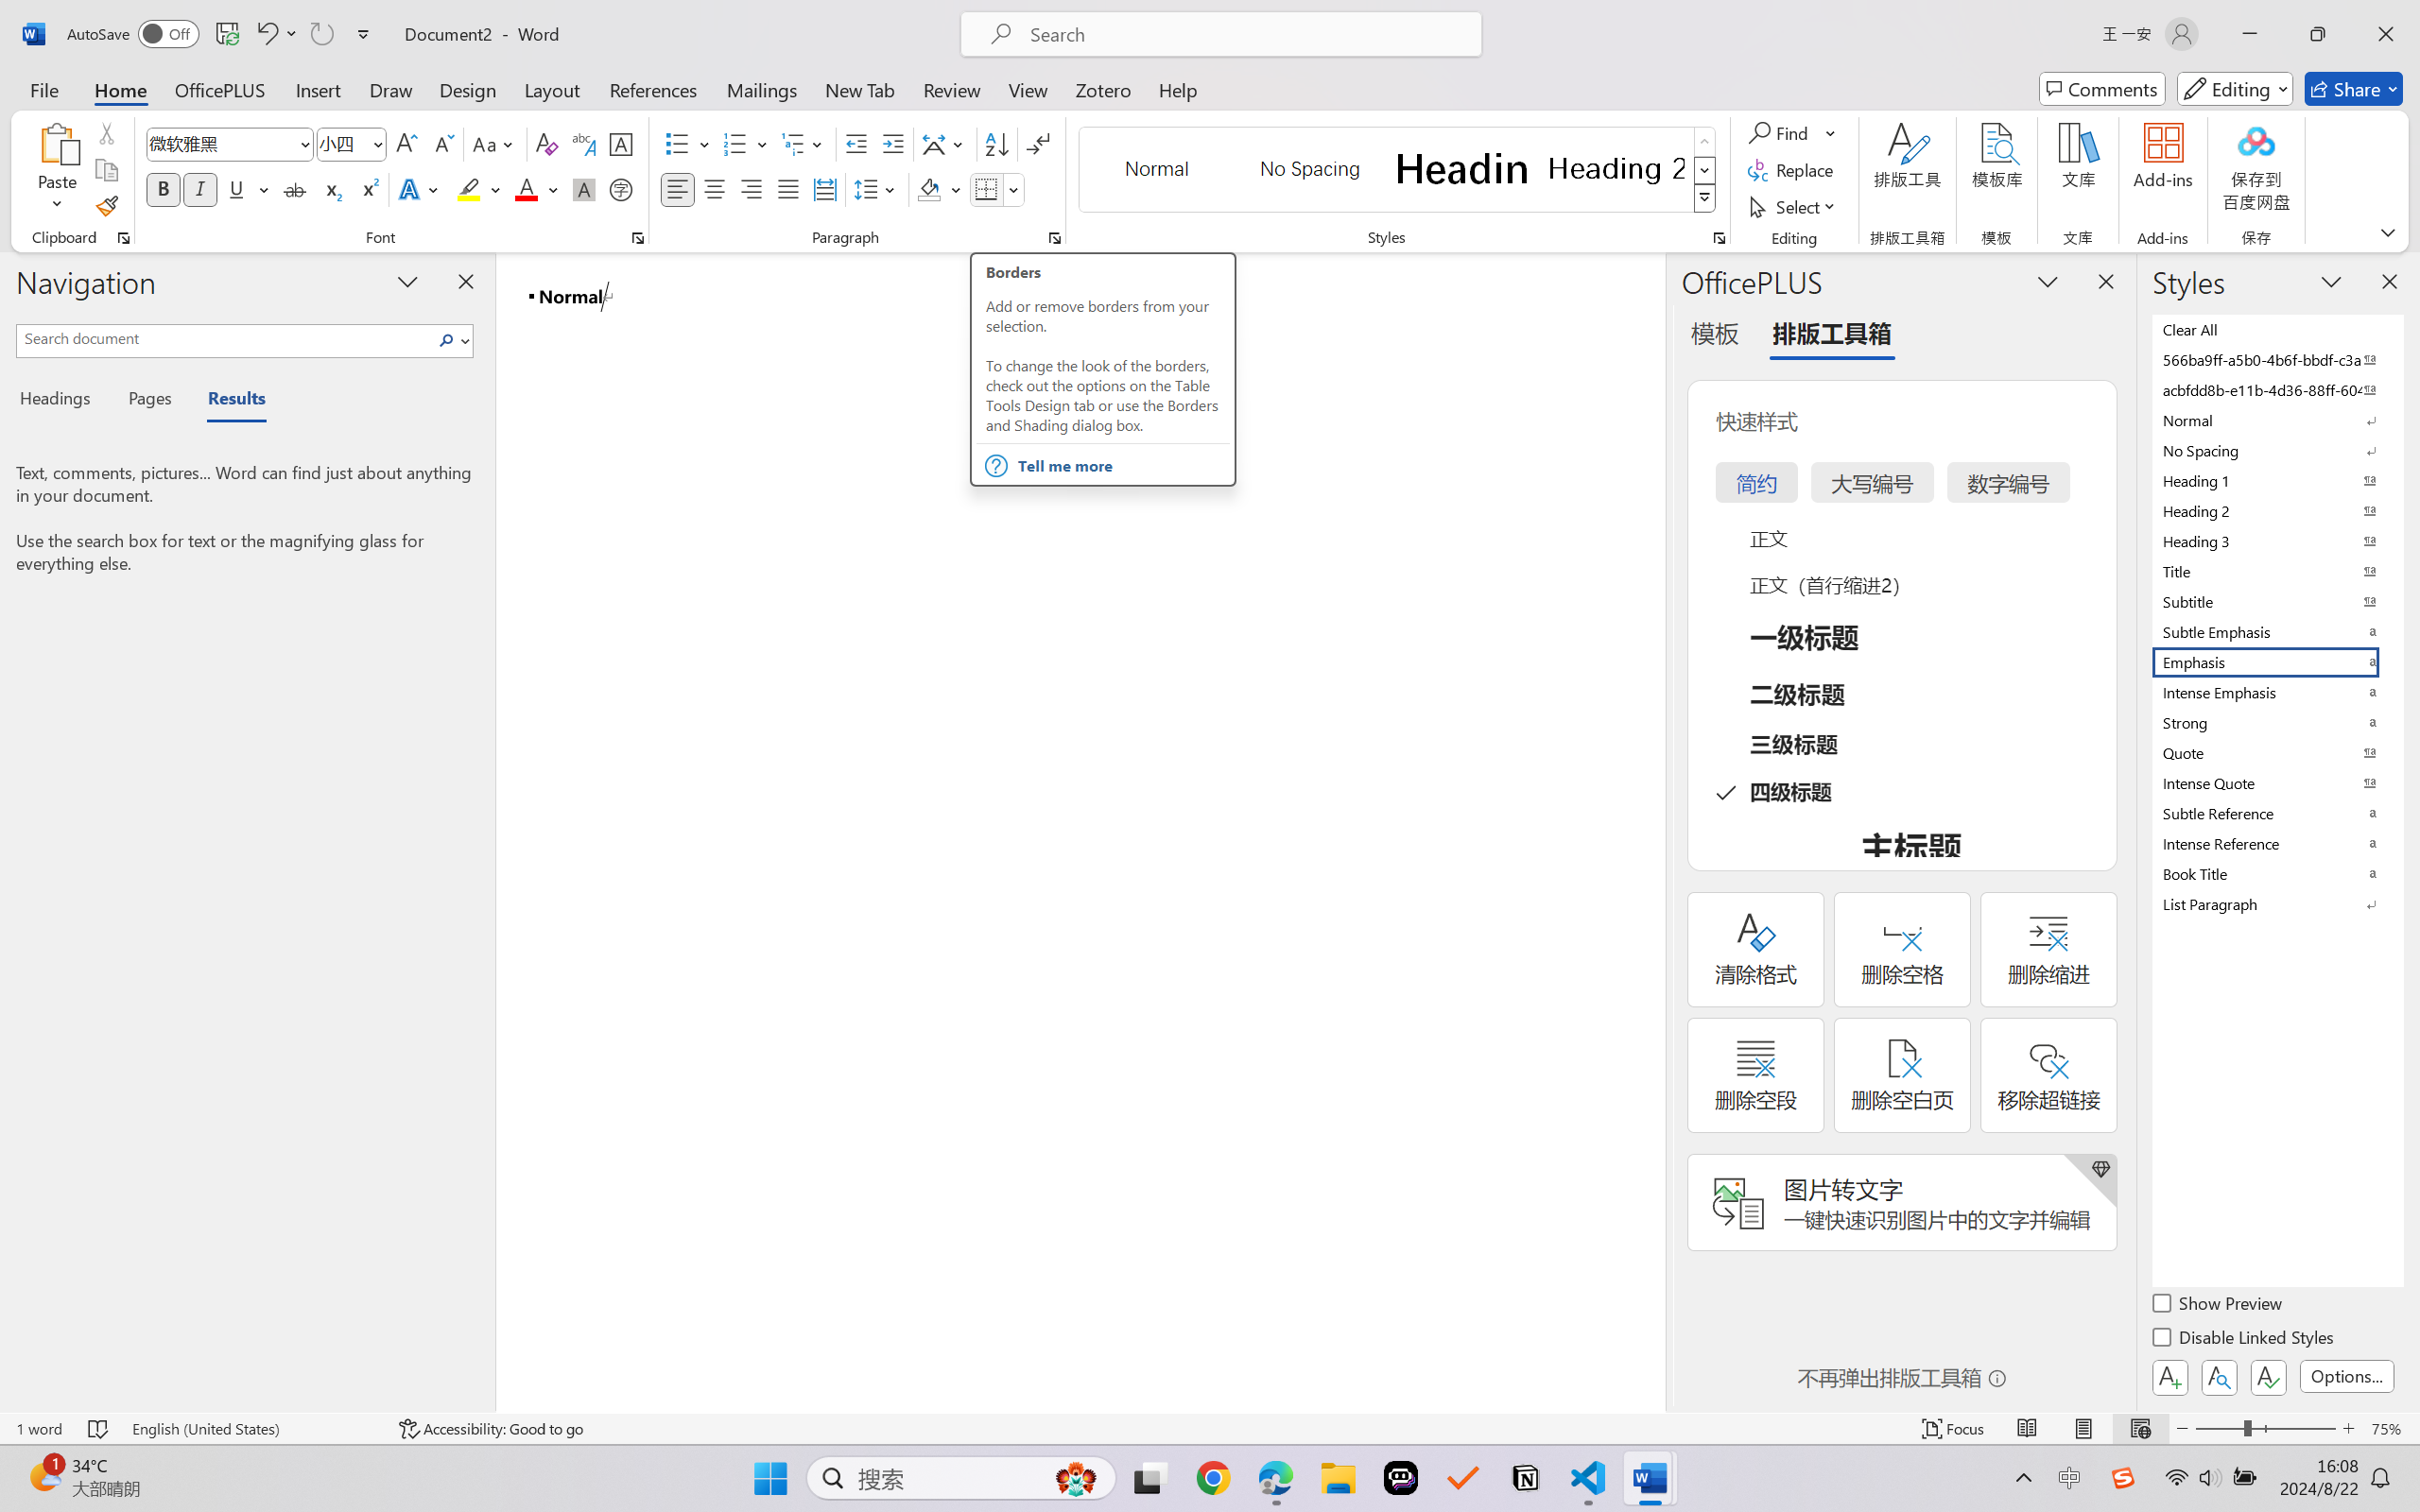  I want to click on 'Select', so click(1795, 207).